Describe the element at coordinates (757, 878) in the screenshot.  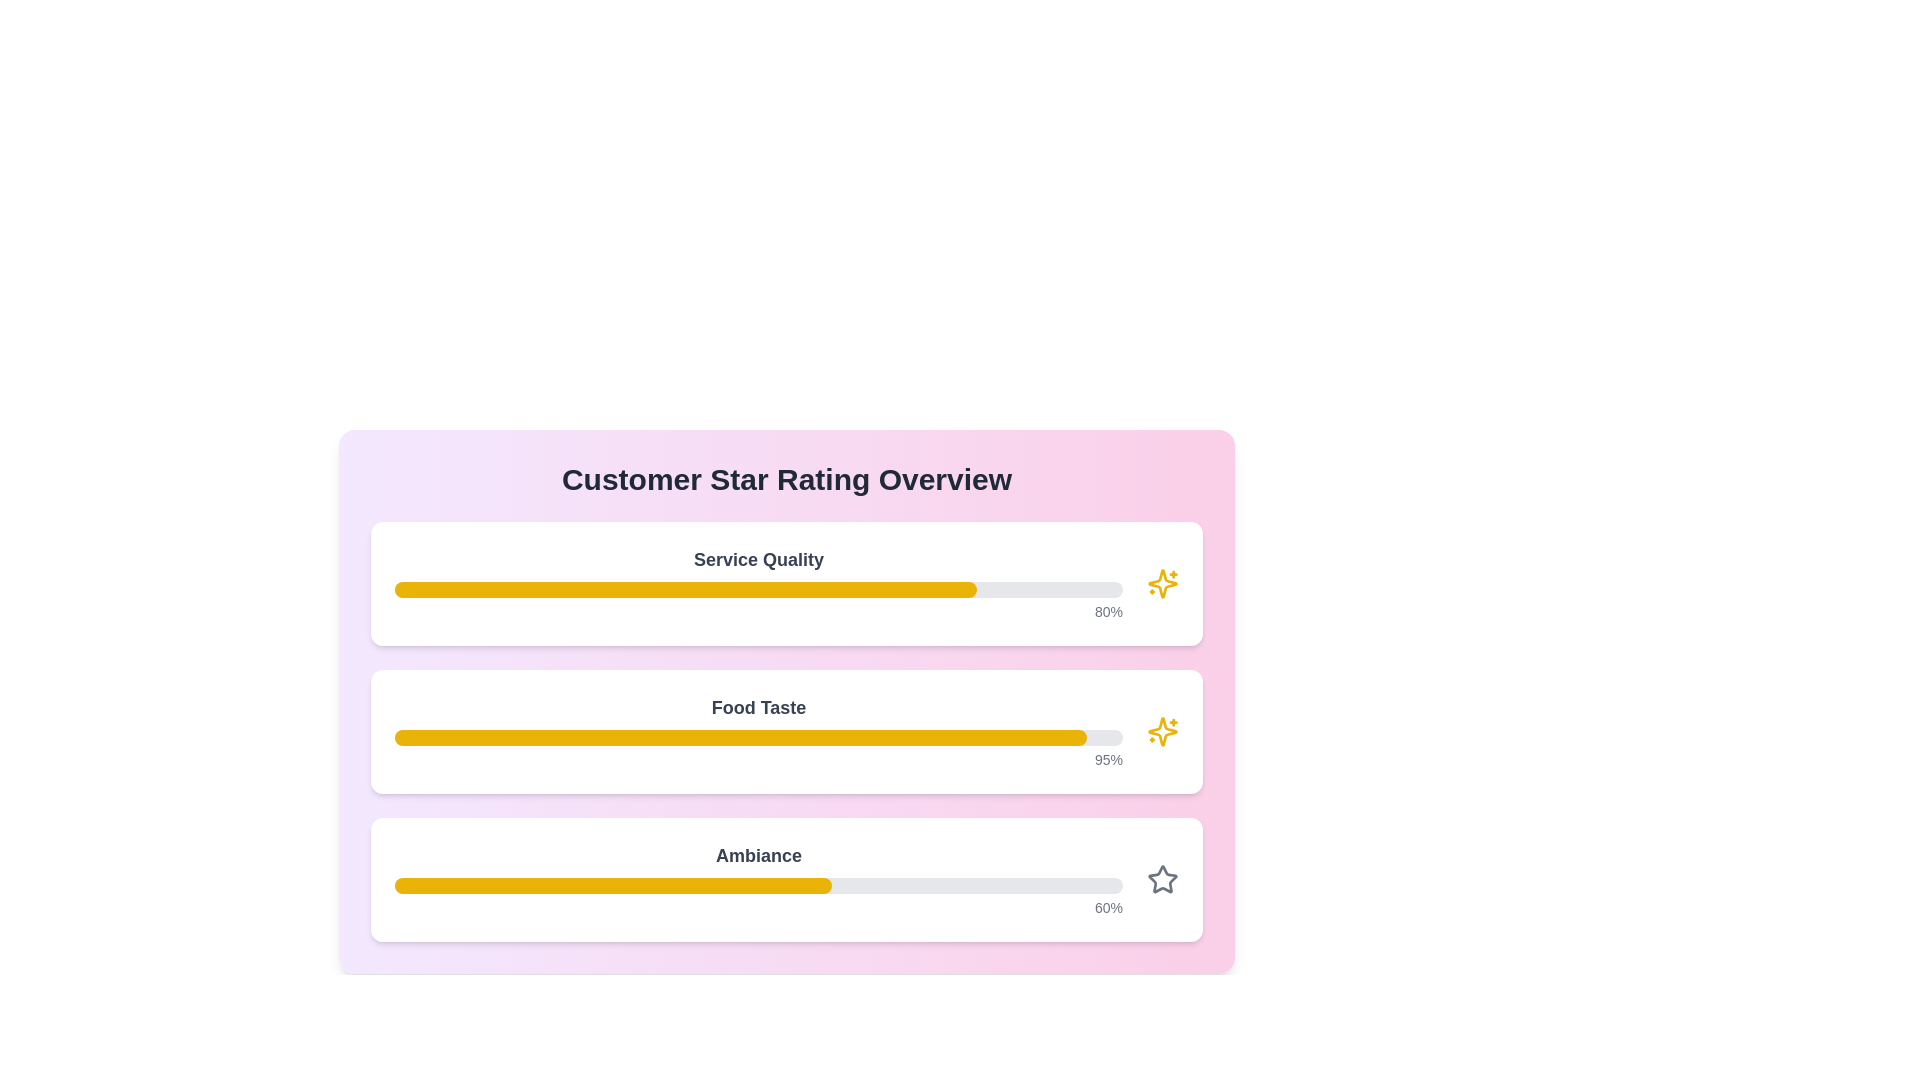
I see `the 'Ambiance' progress bar, which visually represents the rating with a percentage value to its right, located on the third row of the progress bar section` at that location.